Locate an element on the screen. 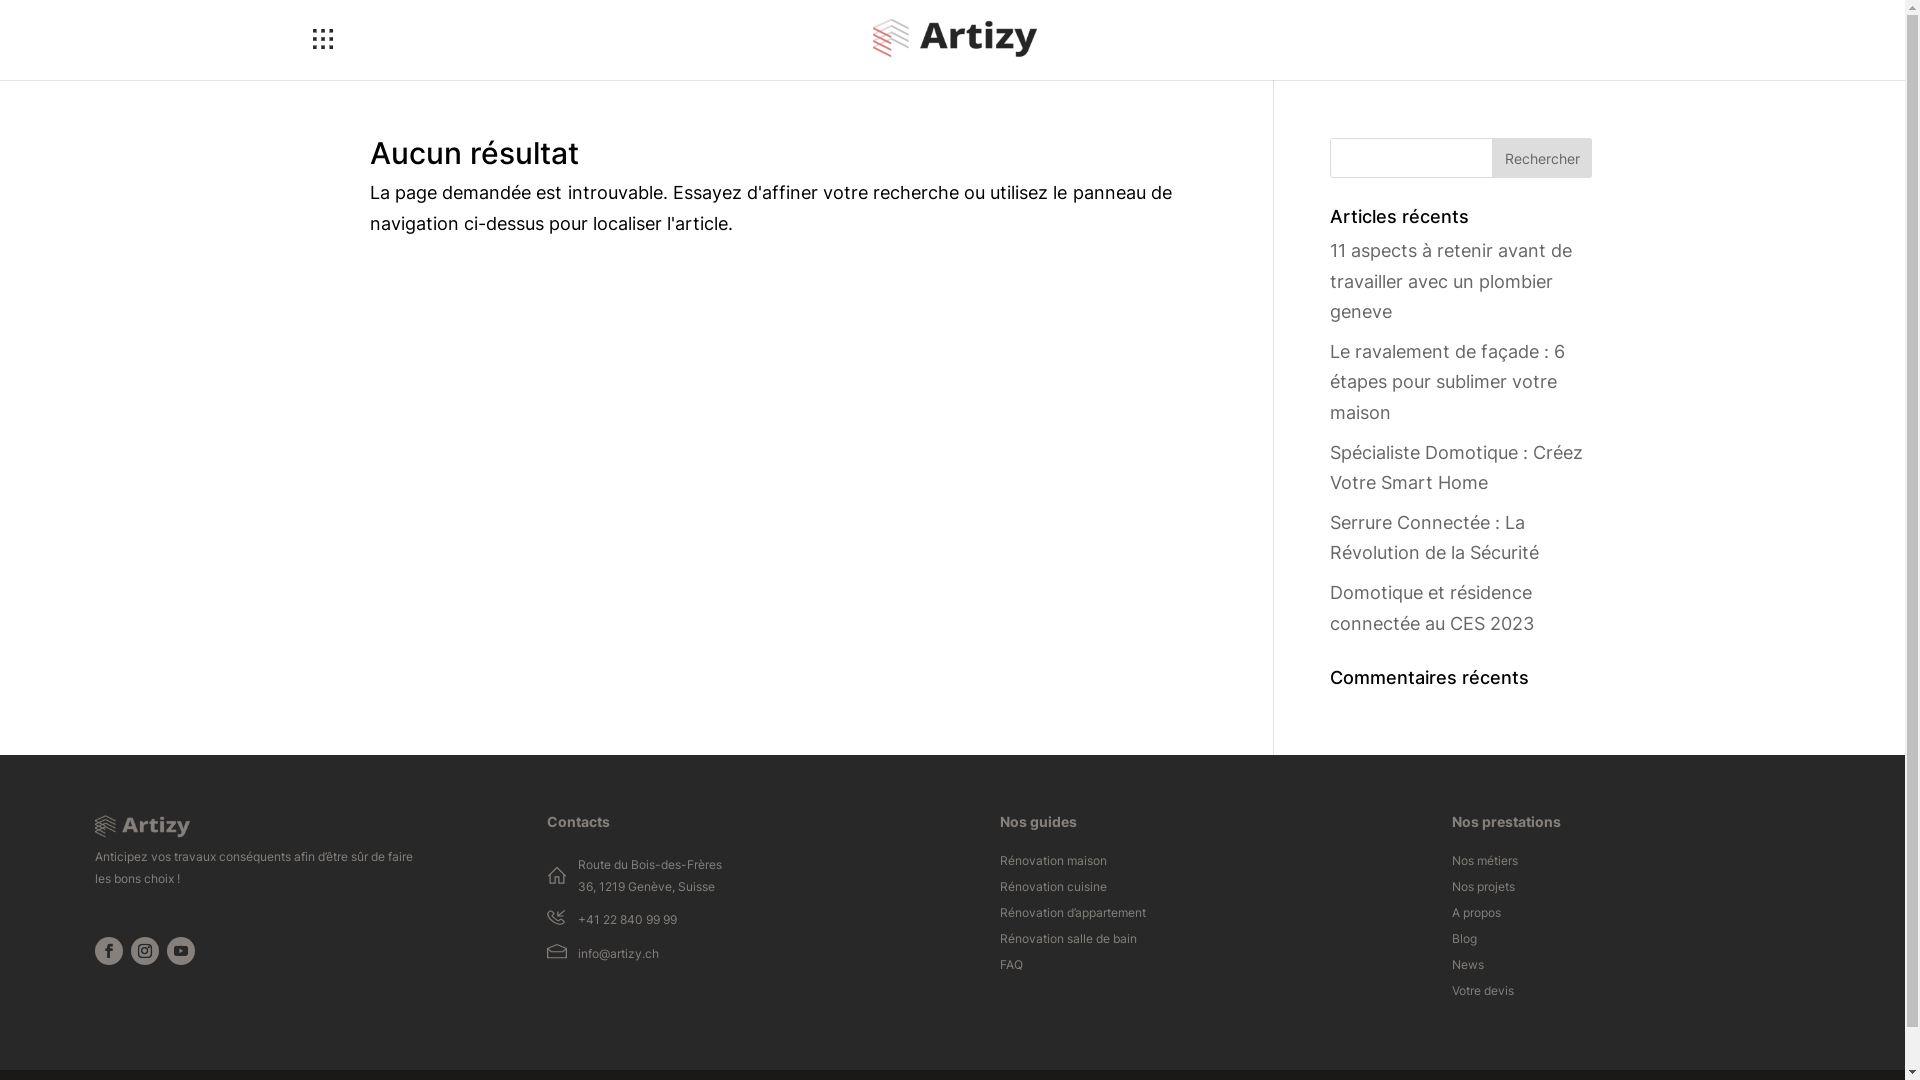 This screenshot has width=1920, height=1080. 'FAQ' is located at coordinates (1011, 967).